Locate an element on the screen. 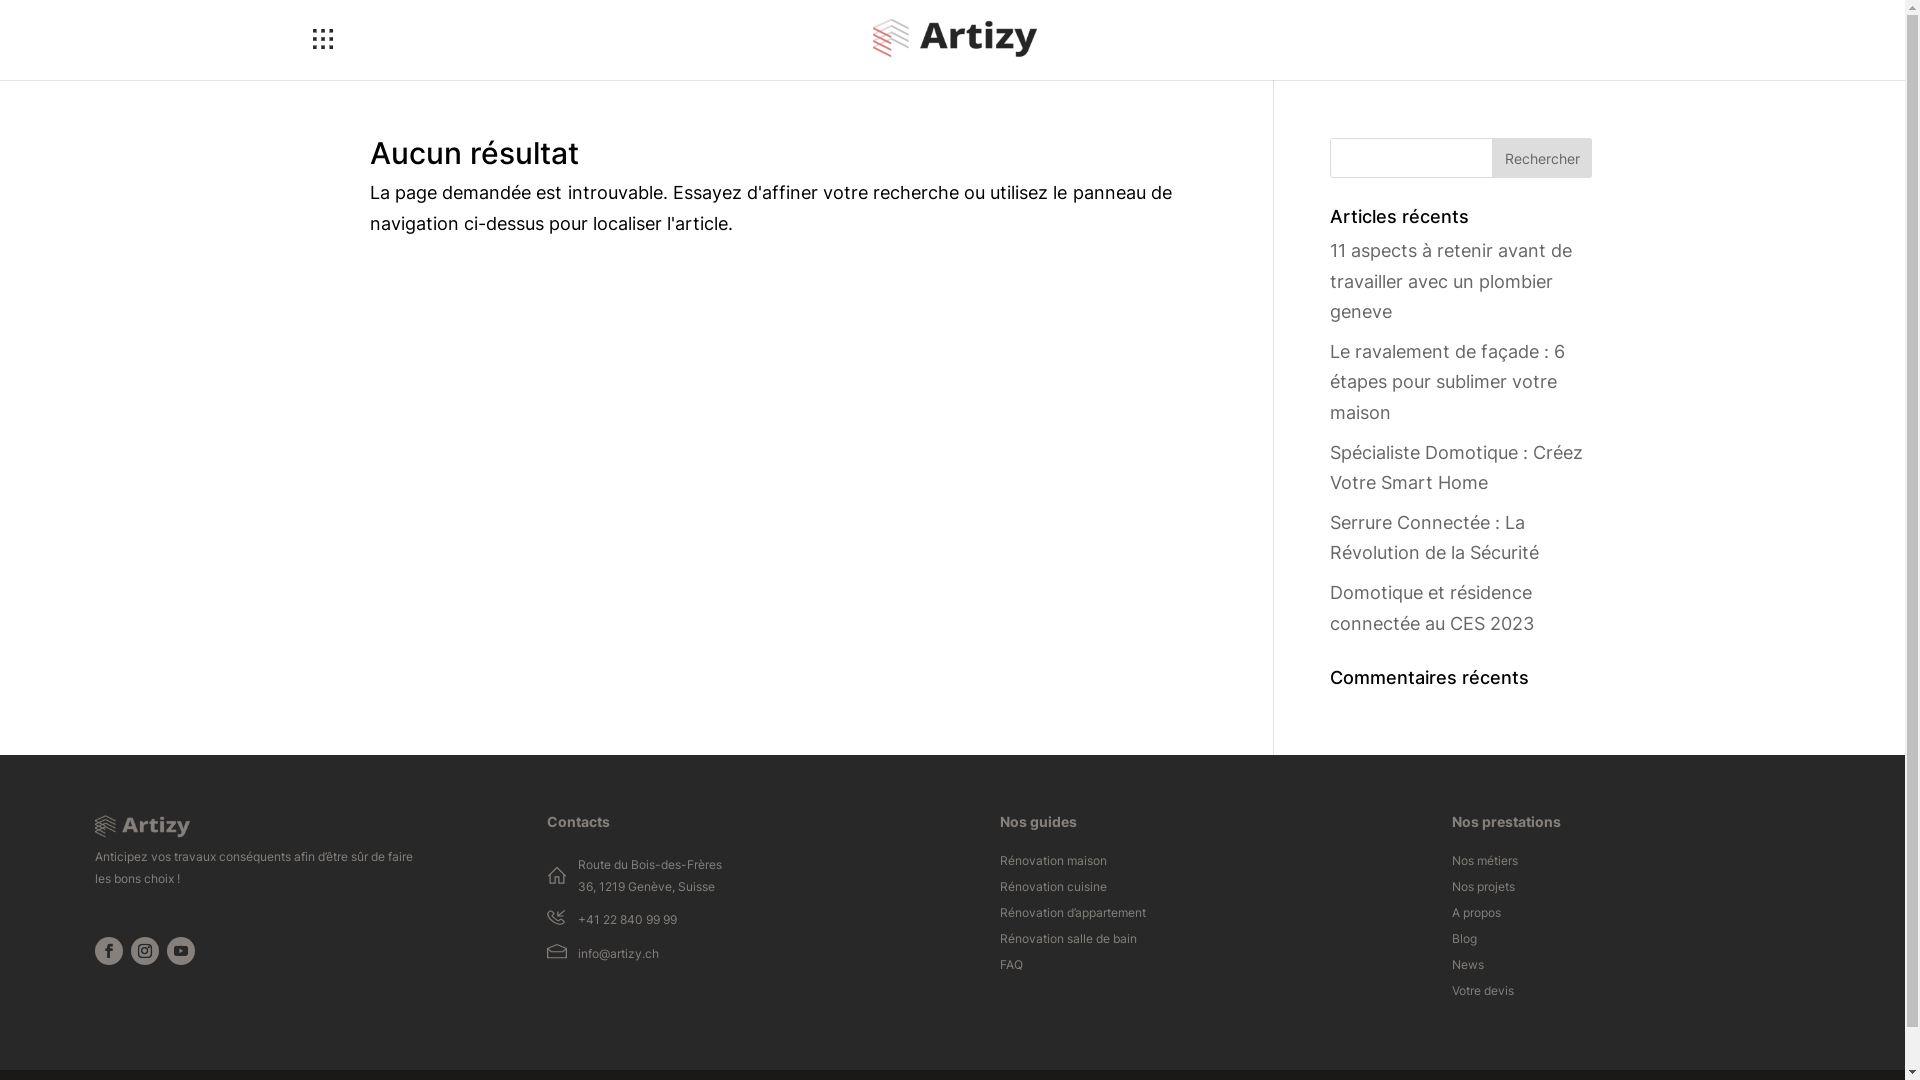 This screenshot has width=1920, height=1080. 'FAQ' is located at coordinates (1011, 967).